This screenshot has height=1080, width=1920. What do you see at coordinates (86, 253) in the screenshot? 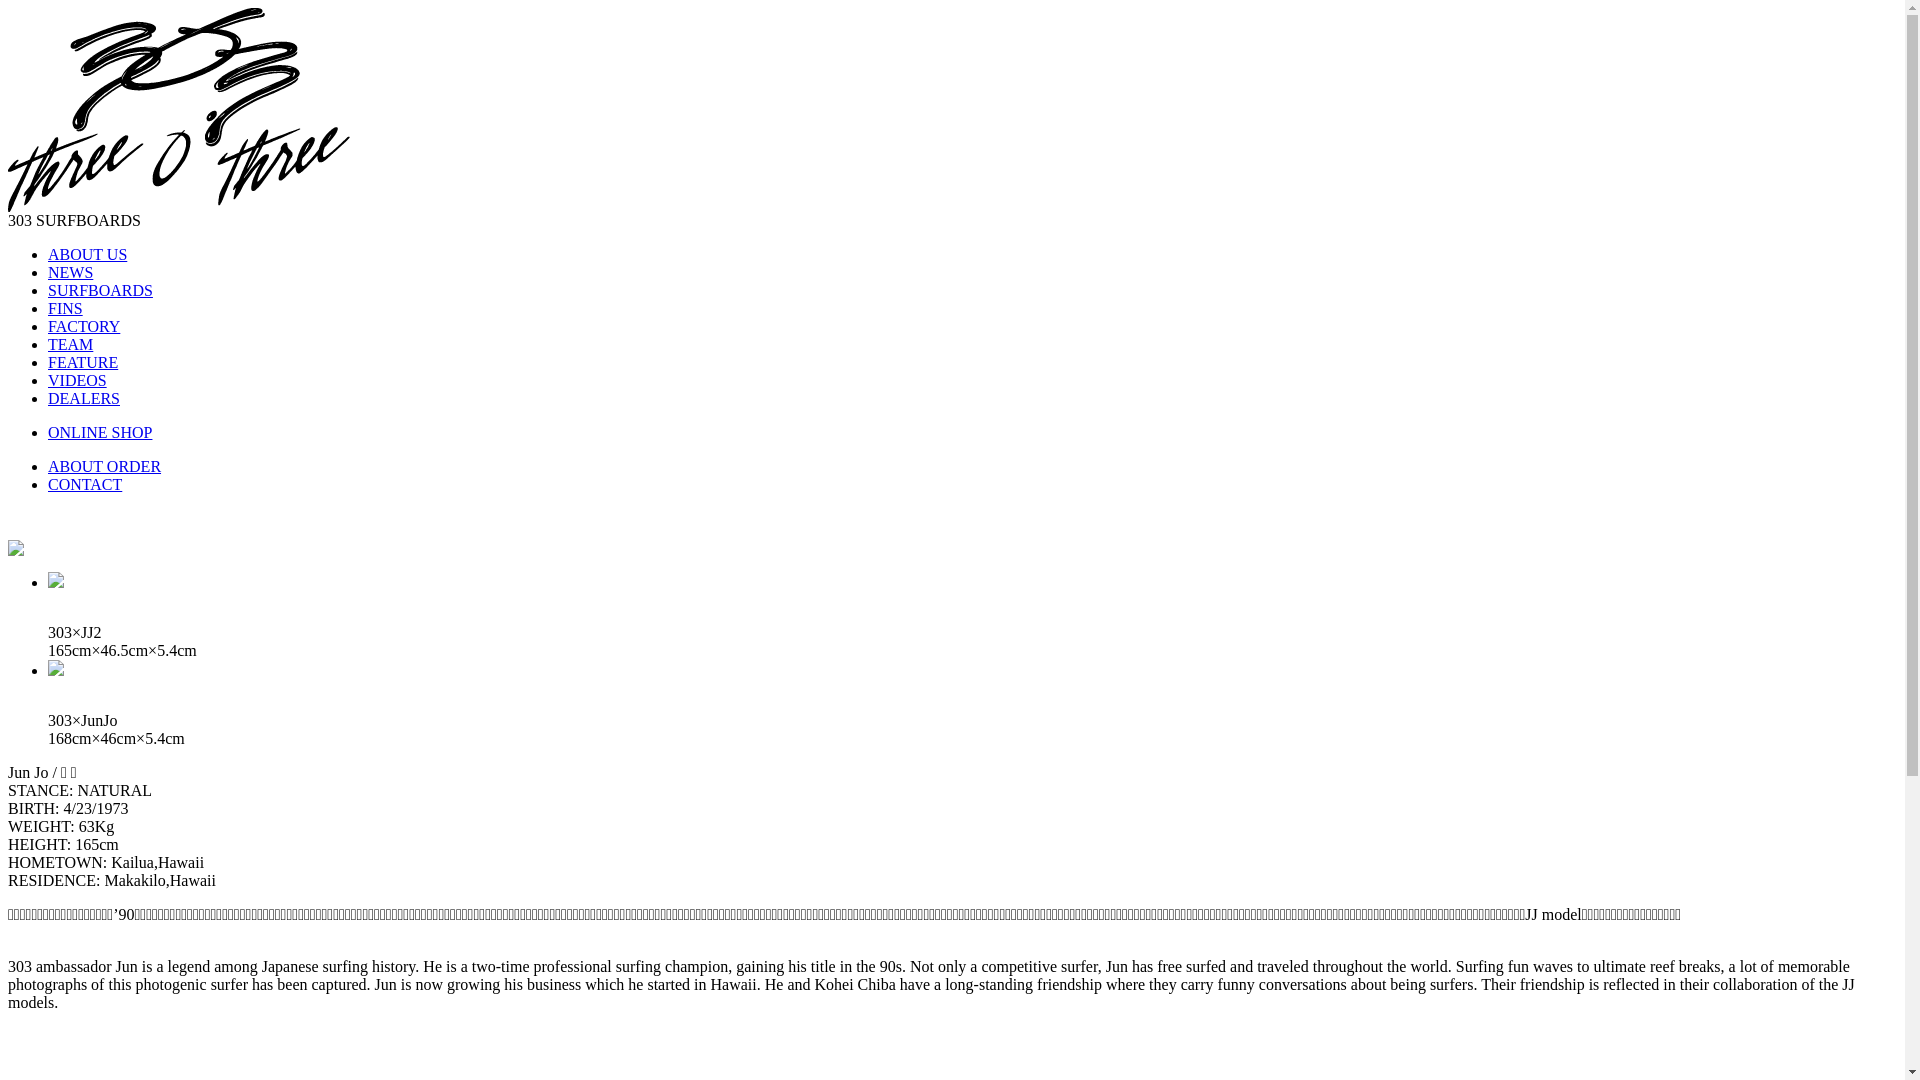
I see `'ABOUT US'` at bounding box center [86, 253].